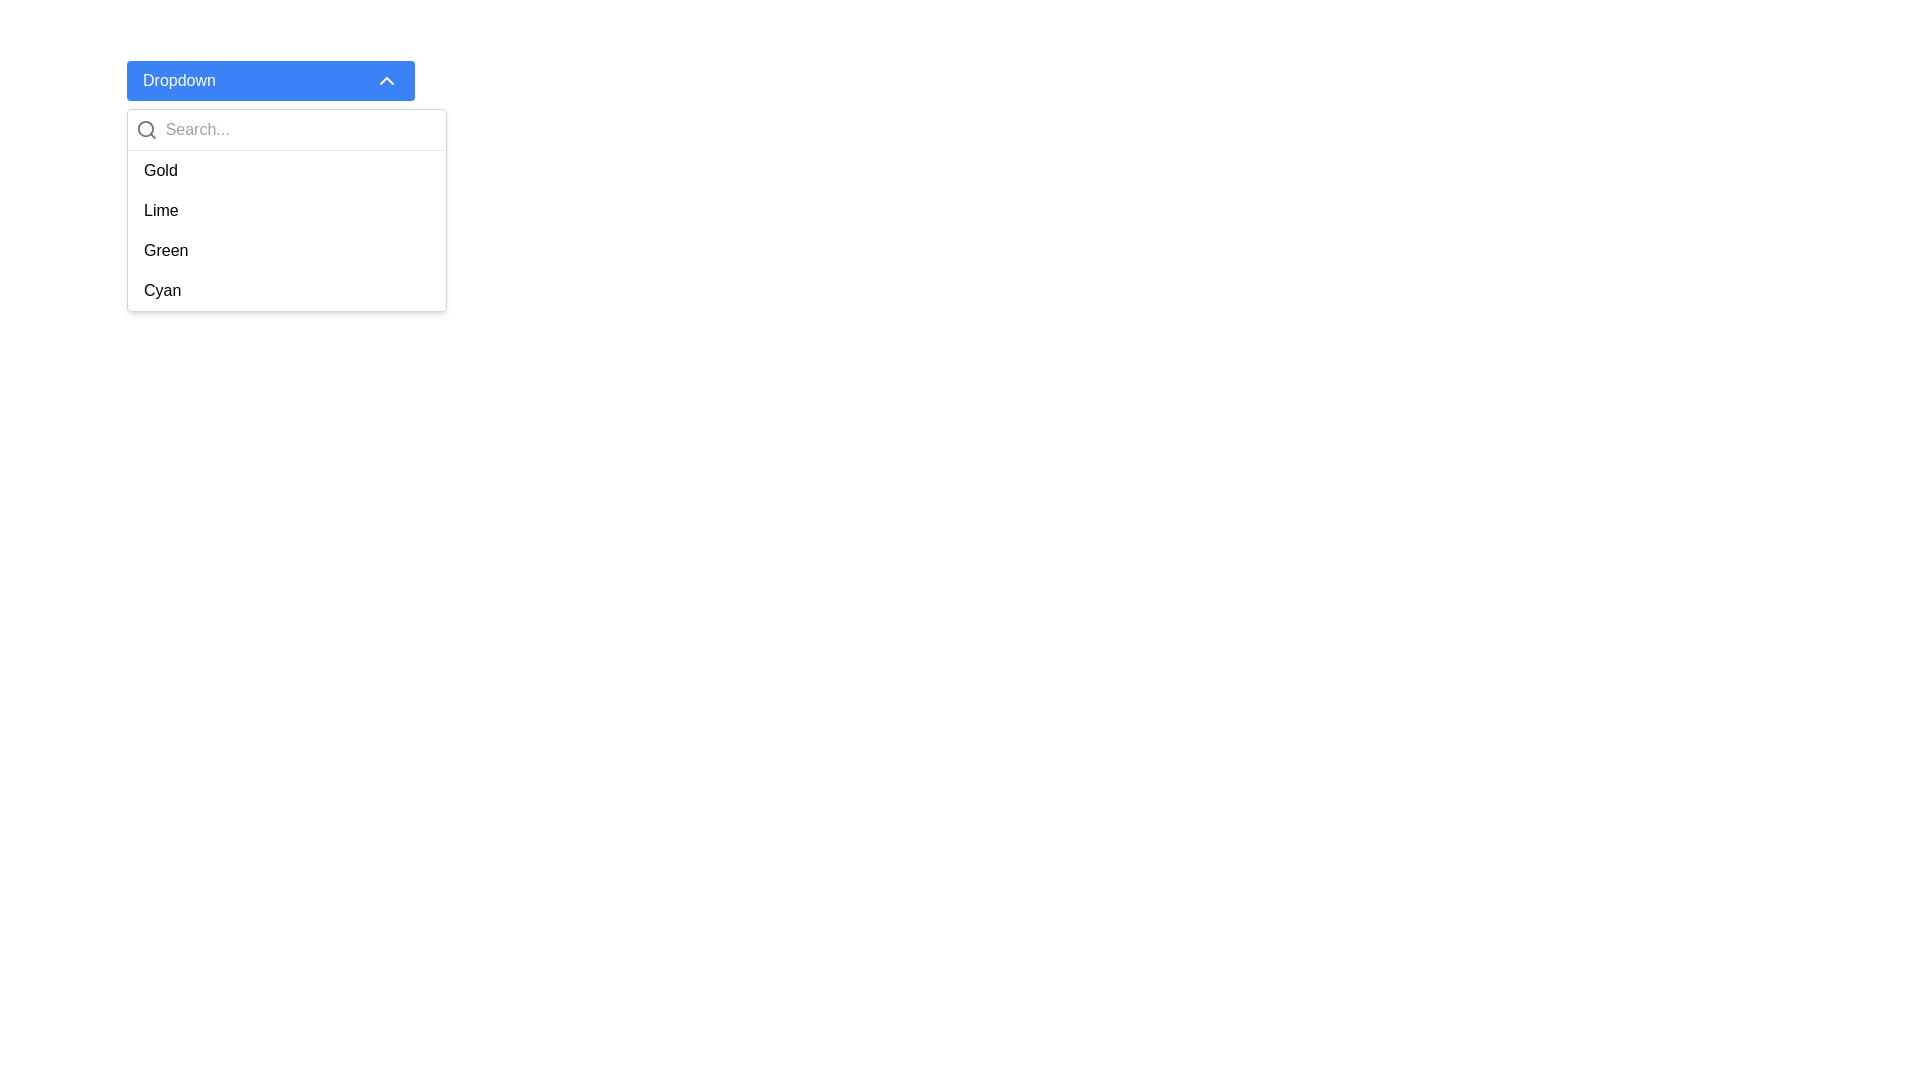 This screenshot has height=1080, width=1920. I want to click on the 'Gold' option in the dropdown menu, so click(160, 169).